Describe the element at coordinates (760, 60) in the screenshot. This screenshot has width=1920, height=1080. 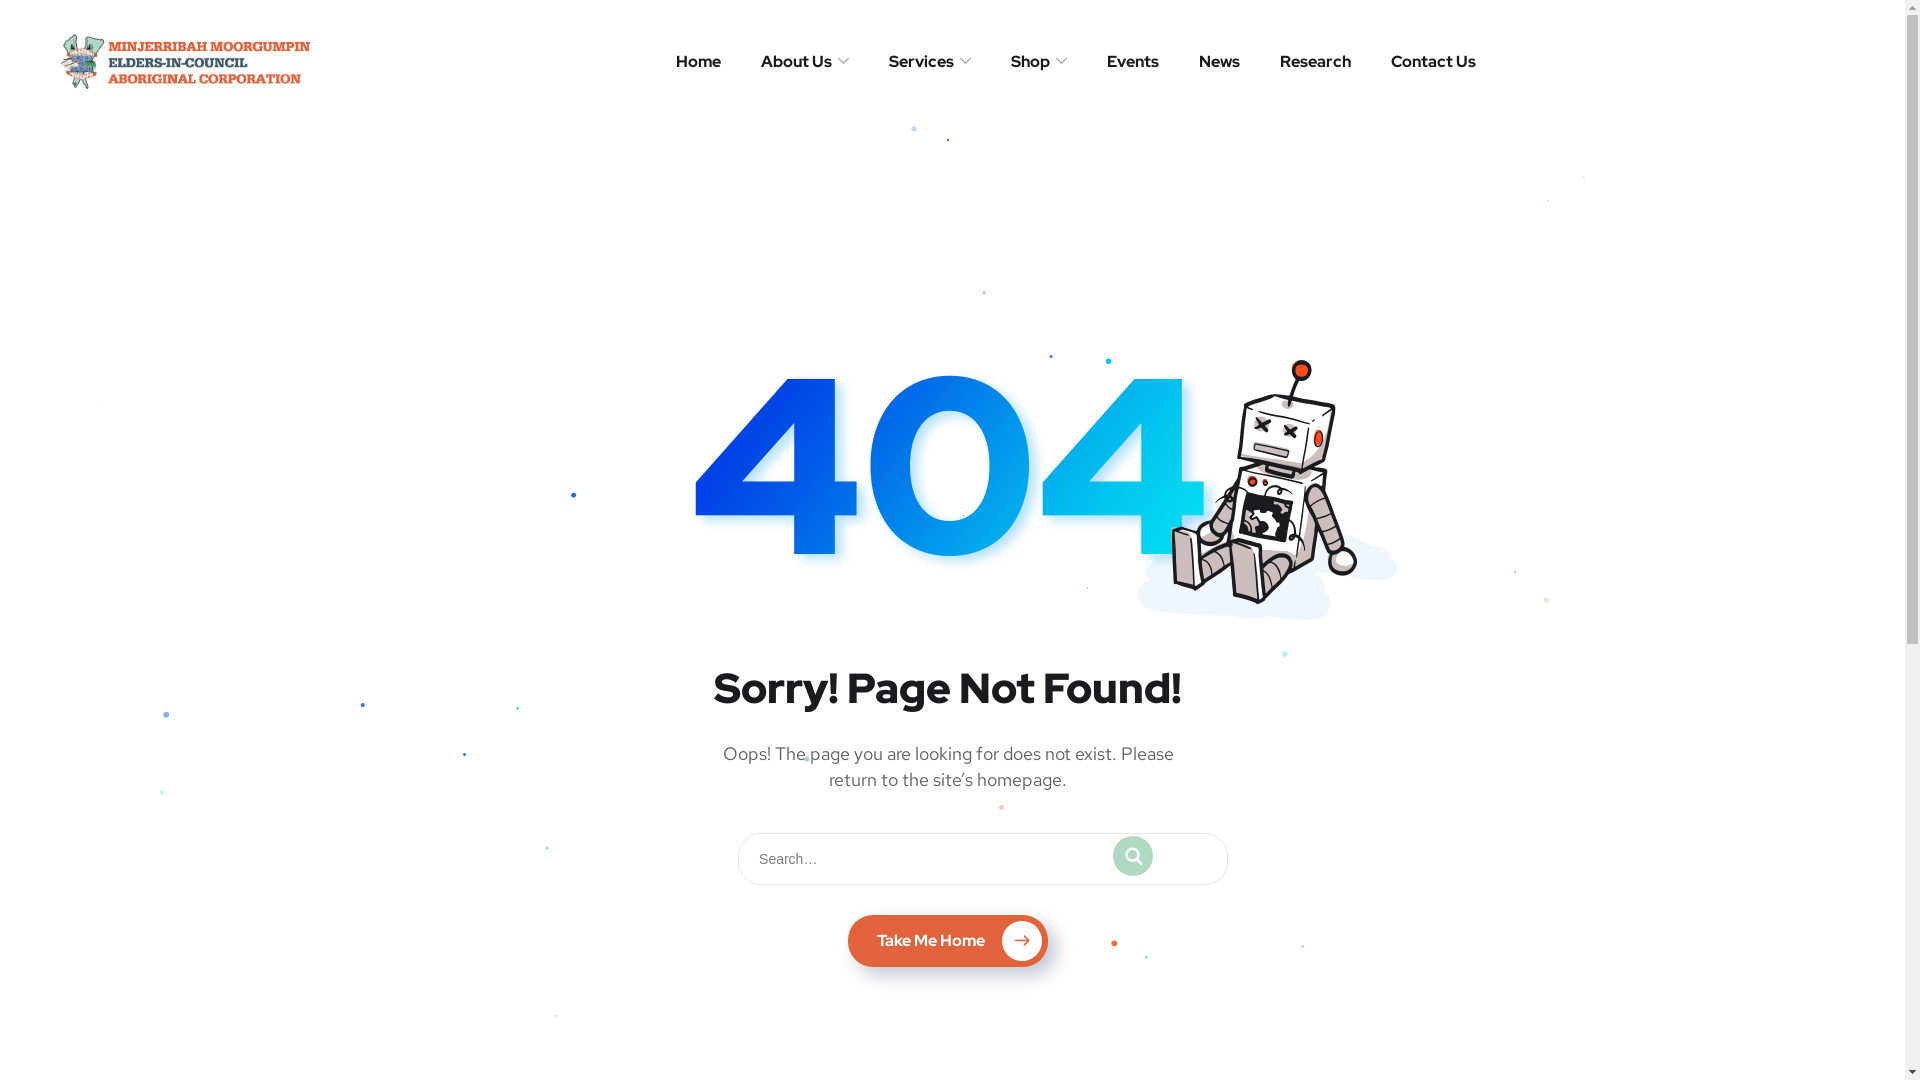
I see `'About Us'` at that location.